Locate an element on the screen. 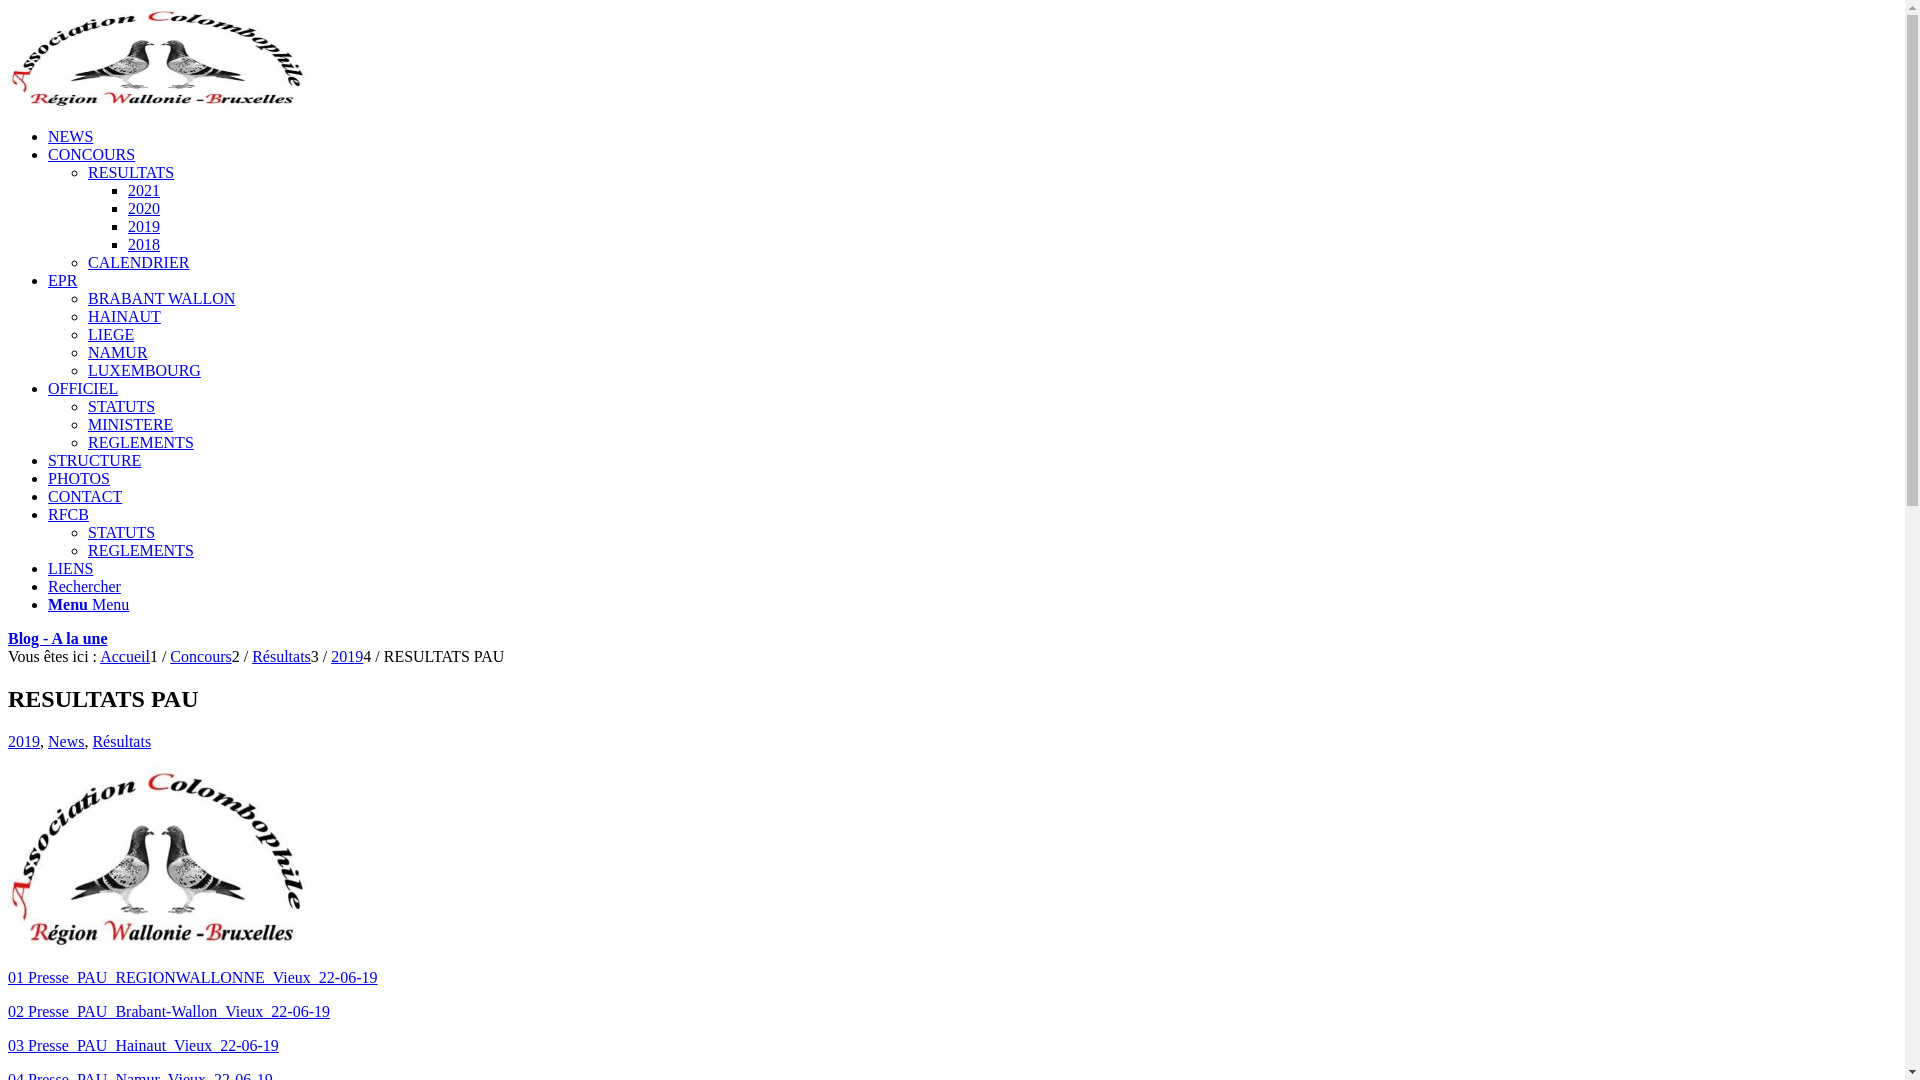 The width and height of the screenshot is (1920, 1080). 'Menu Menu' is located at coordinates (87, 603).